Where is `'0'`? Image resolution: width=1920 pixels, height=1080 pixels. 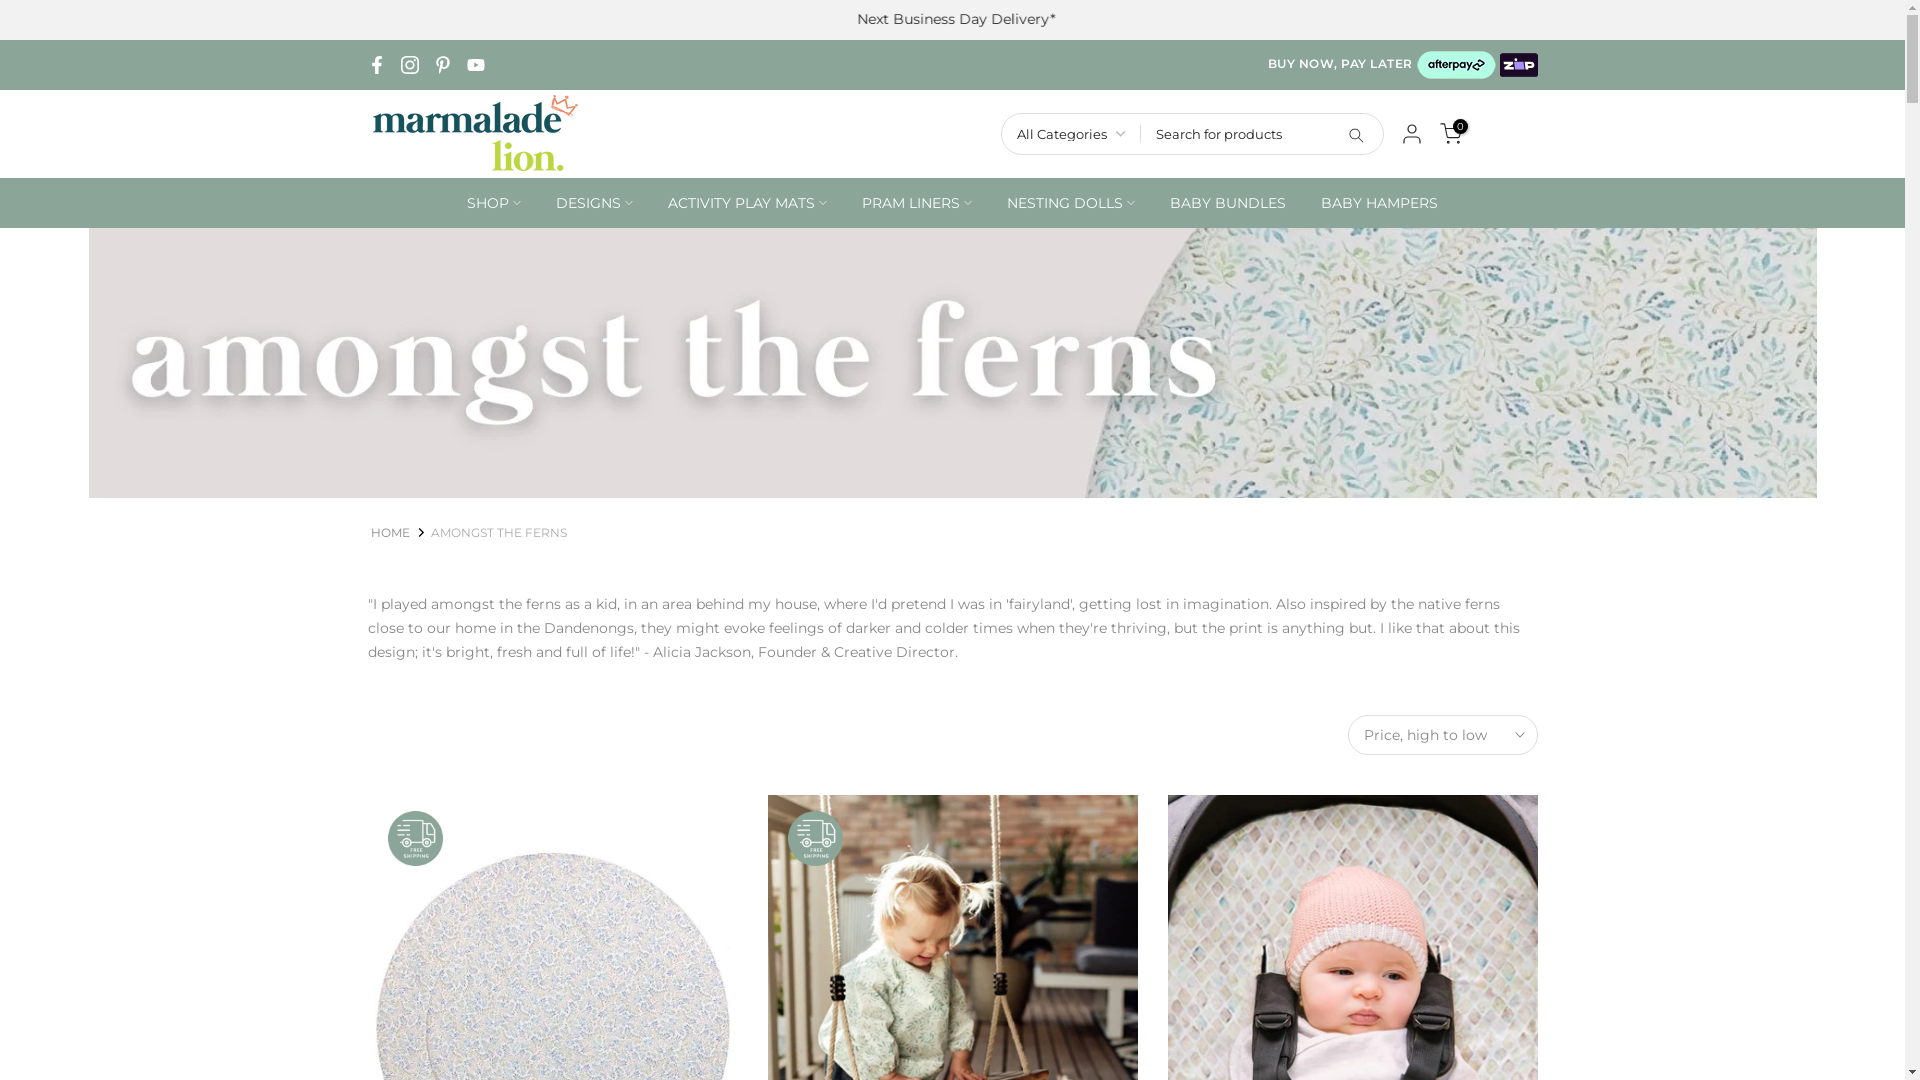 '0' is located at coordinates (1450, 134).